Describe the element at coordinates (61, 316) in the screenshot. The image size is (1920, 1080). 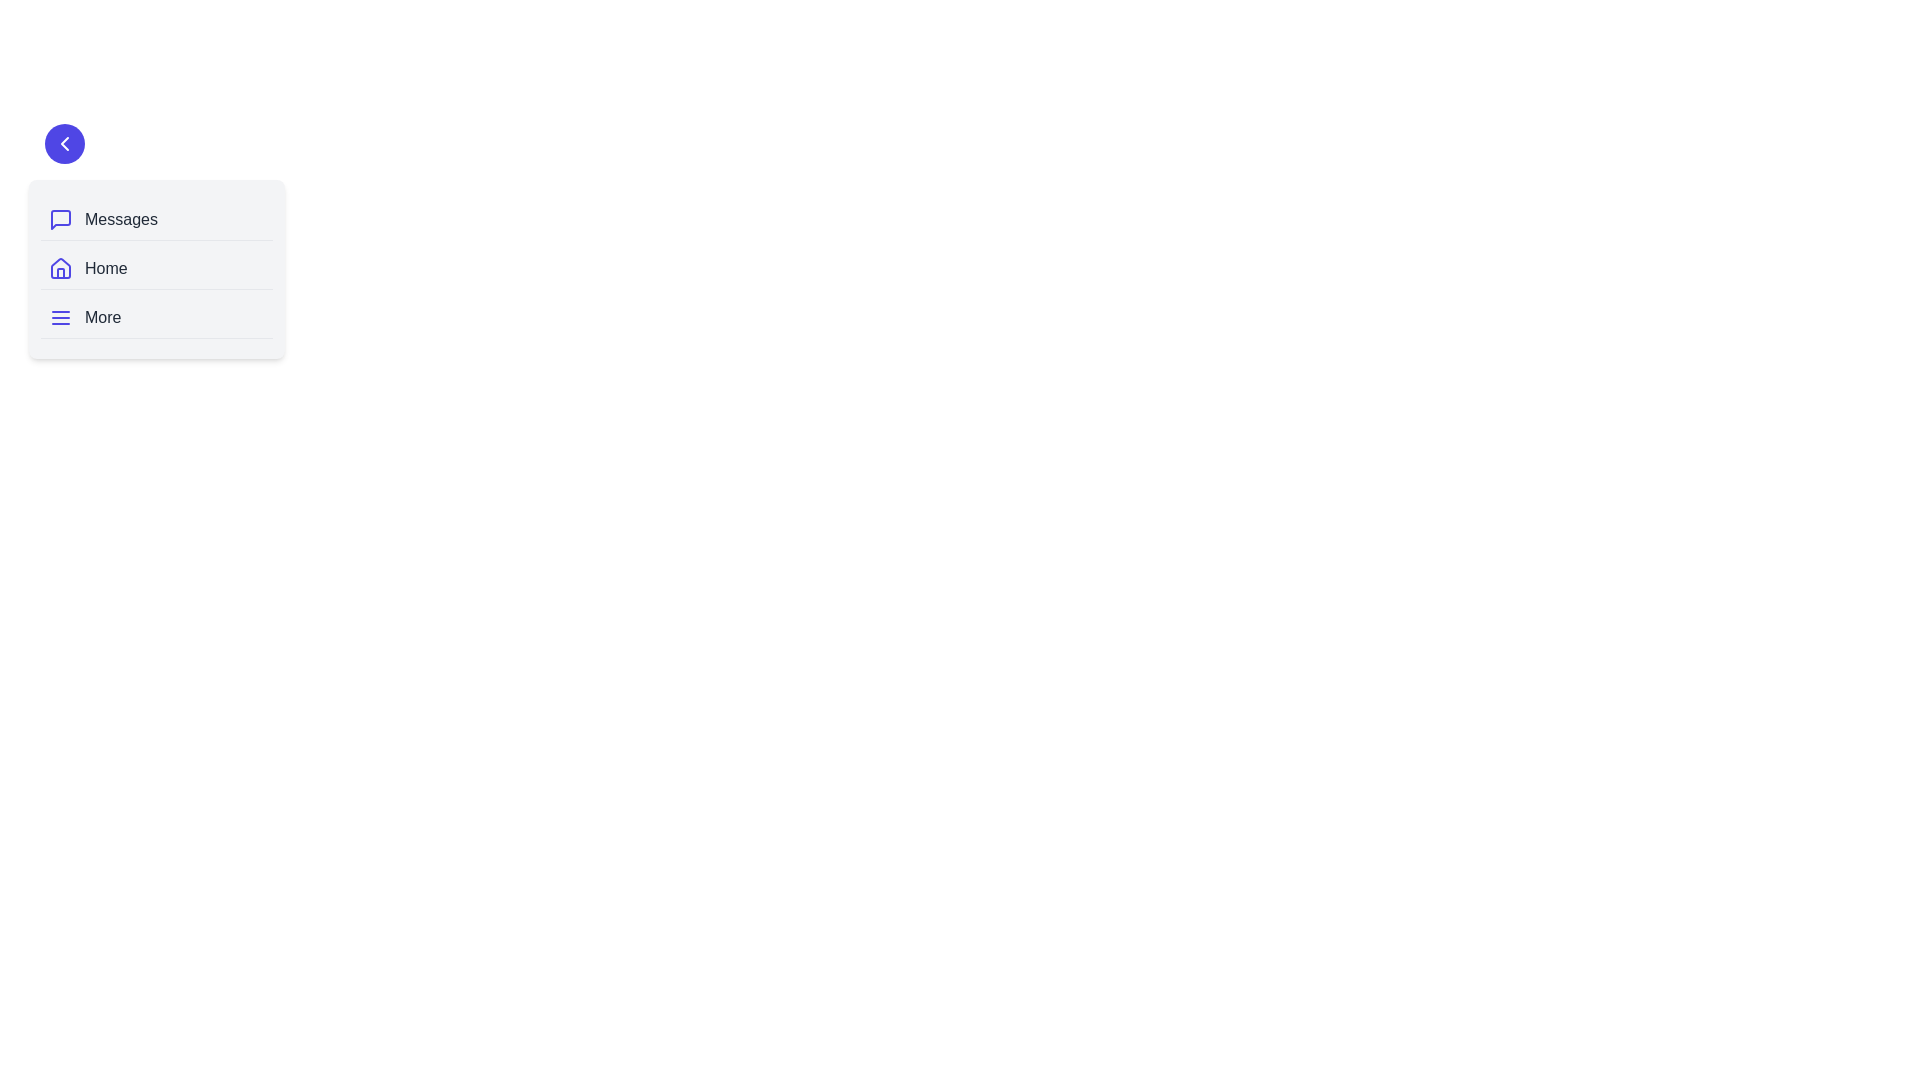
I see `the icon labeled 'More'` at that location.